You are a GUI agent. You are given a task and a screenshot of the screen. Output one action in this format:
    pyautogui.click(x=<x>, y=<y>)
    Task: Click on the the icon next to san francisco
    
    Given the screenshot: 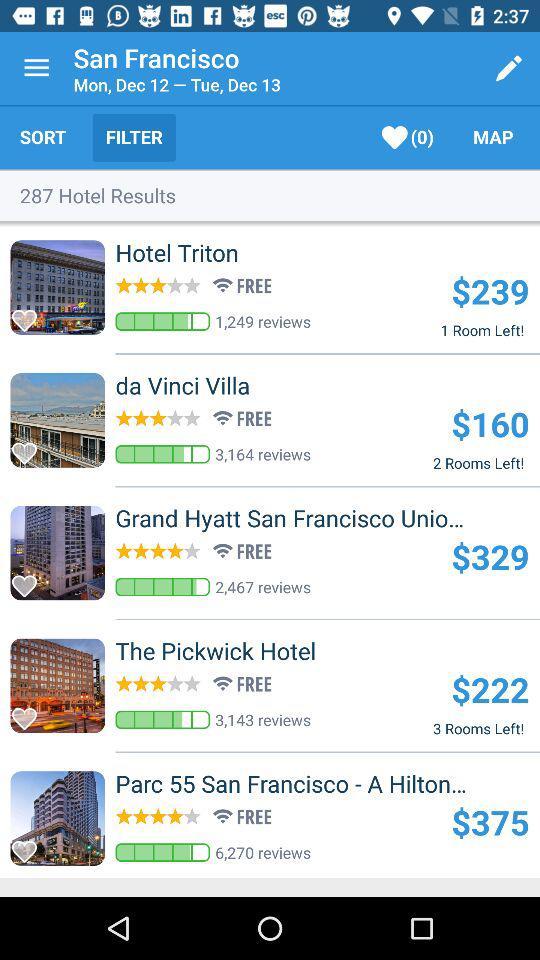 What is the action you would take?
    pyautogui.click(x=36, y=68)
    